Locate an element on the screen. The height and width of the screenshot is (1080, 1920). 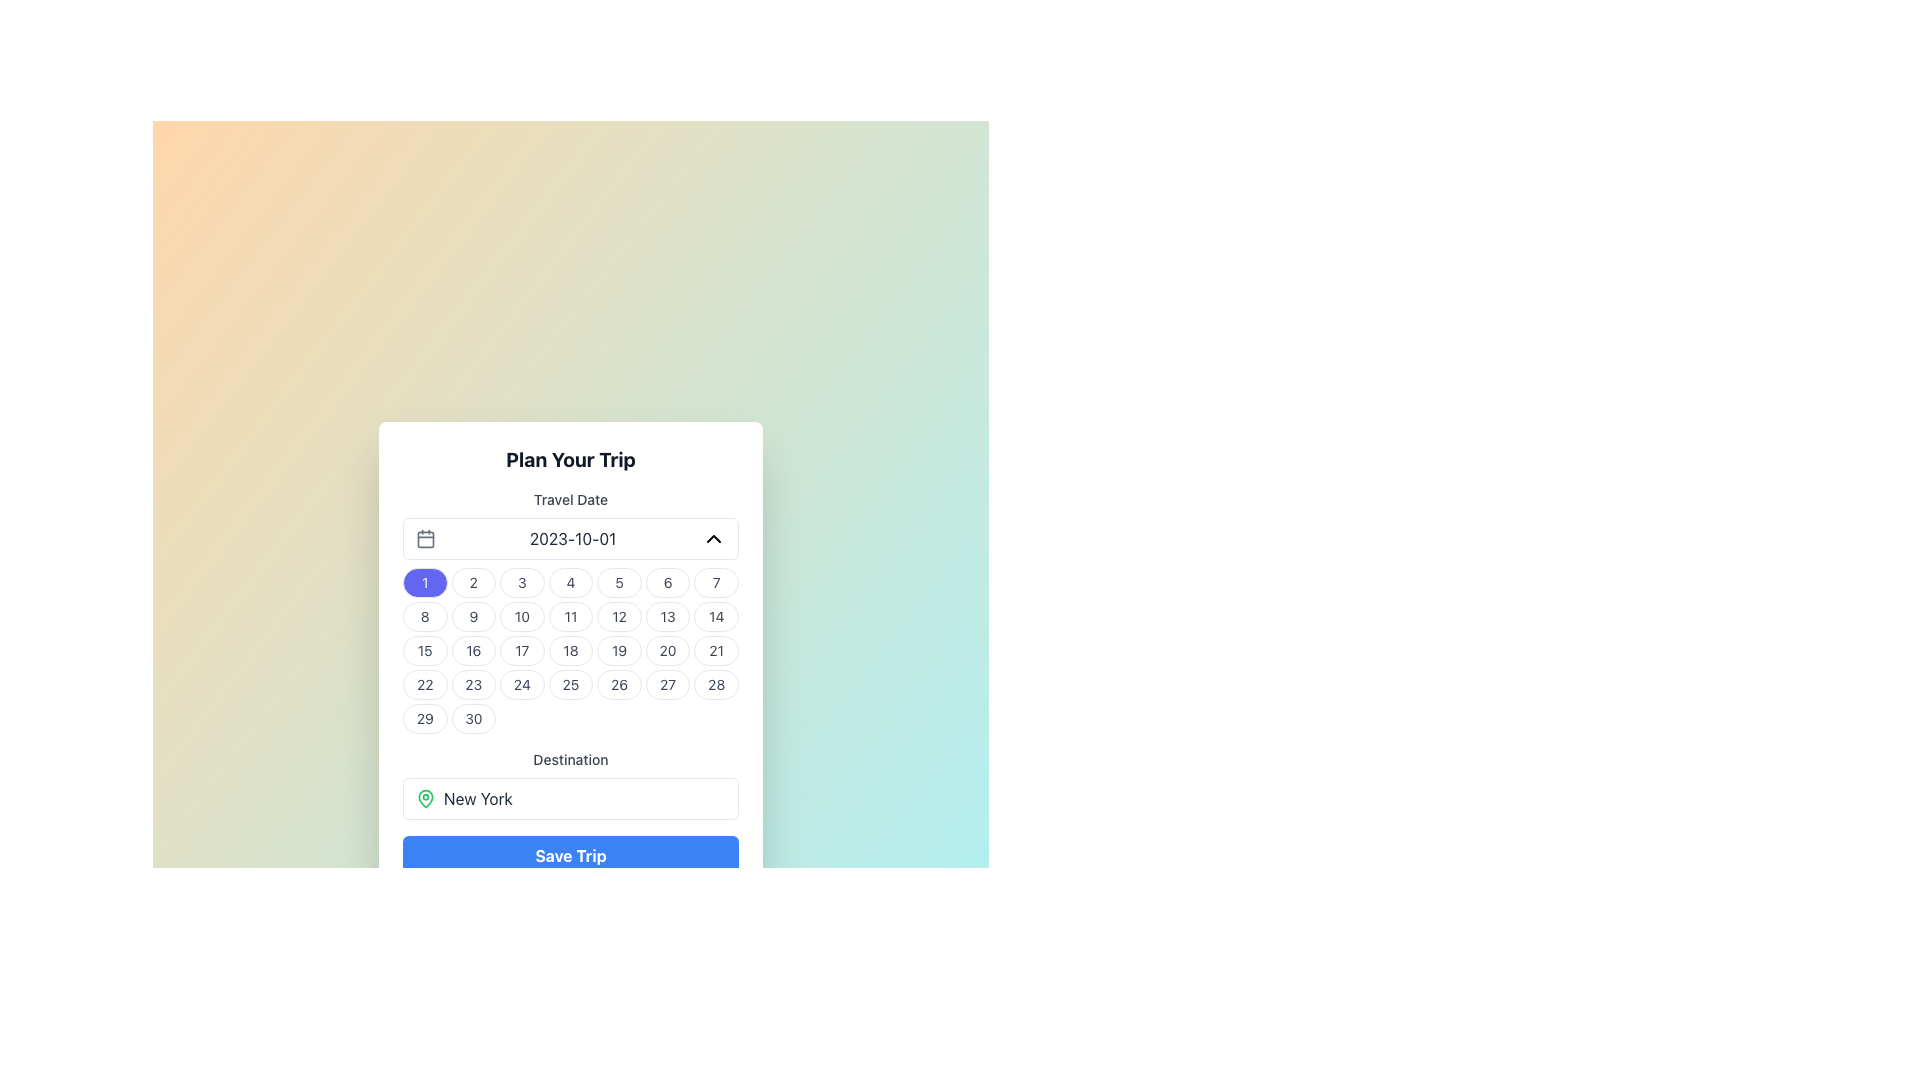
the date selection button in the calendar interface is located at coordinates (667, 651).